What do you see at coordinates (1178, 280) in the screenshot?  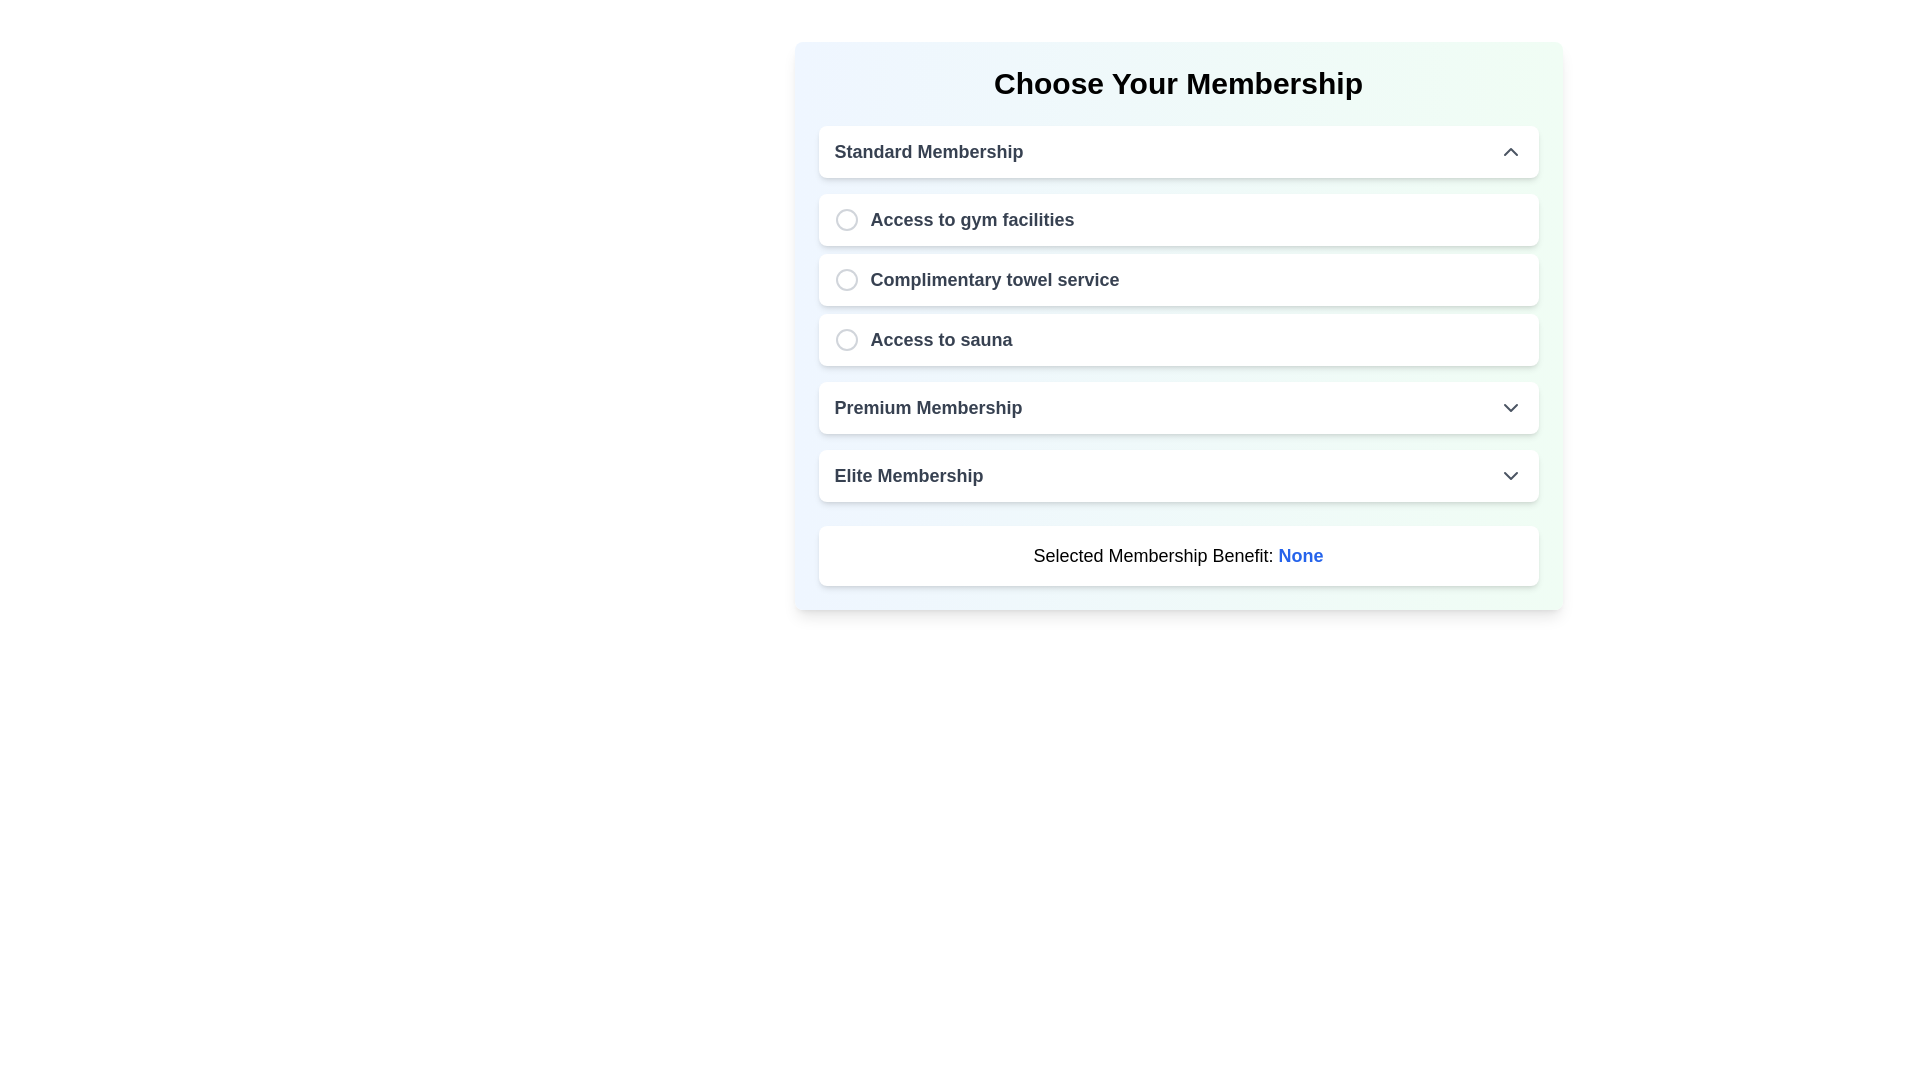 I see `the radio button option for complimentary towel services, which is the second choice under the 'Standard Membership' section` at bounding box center [1178, 280].